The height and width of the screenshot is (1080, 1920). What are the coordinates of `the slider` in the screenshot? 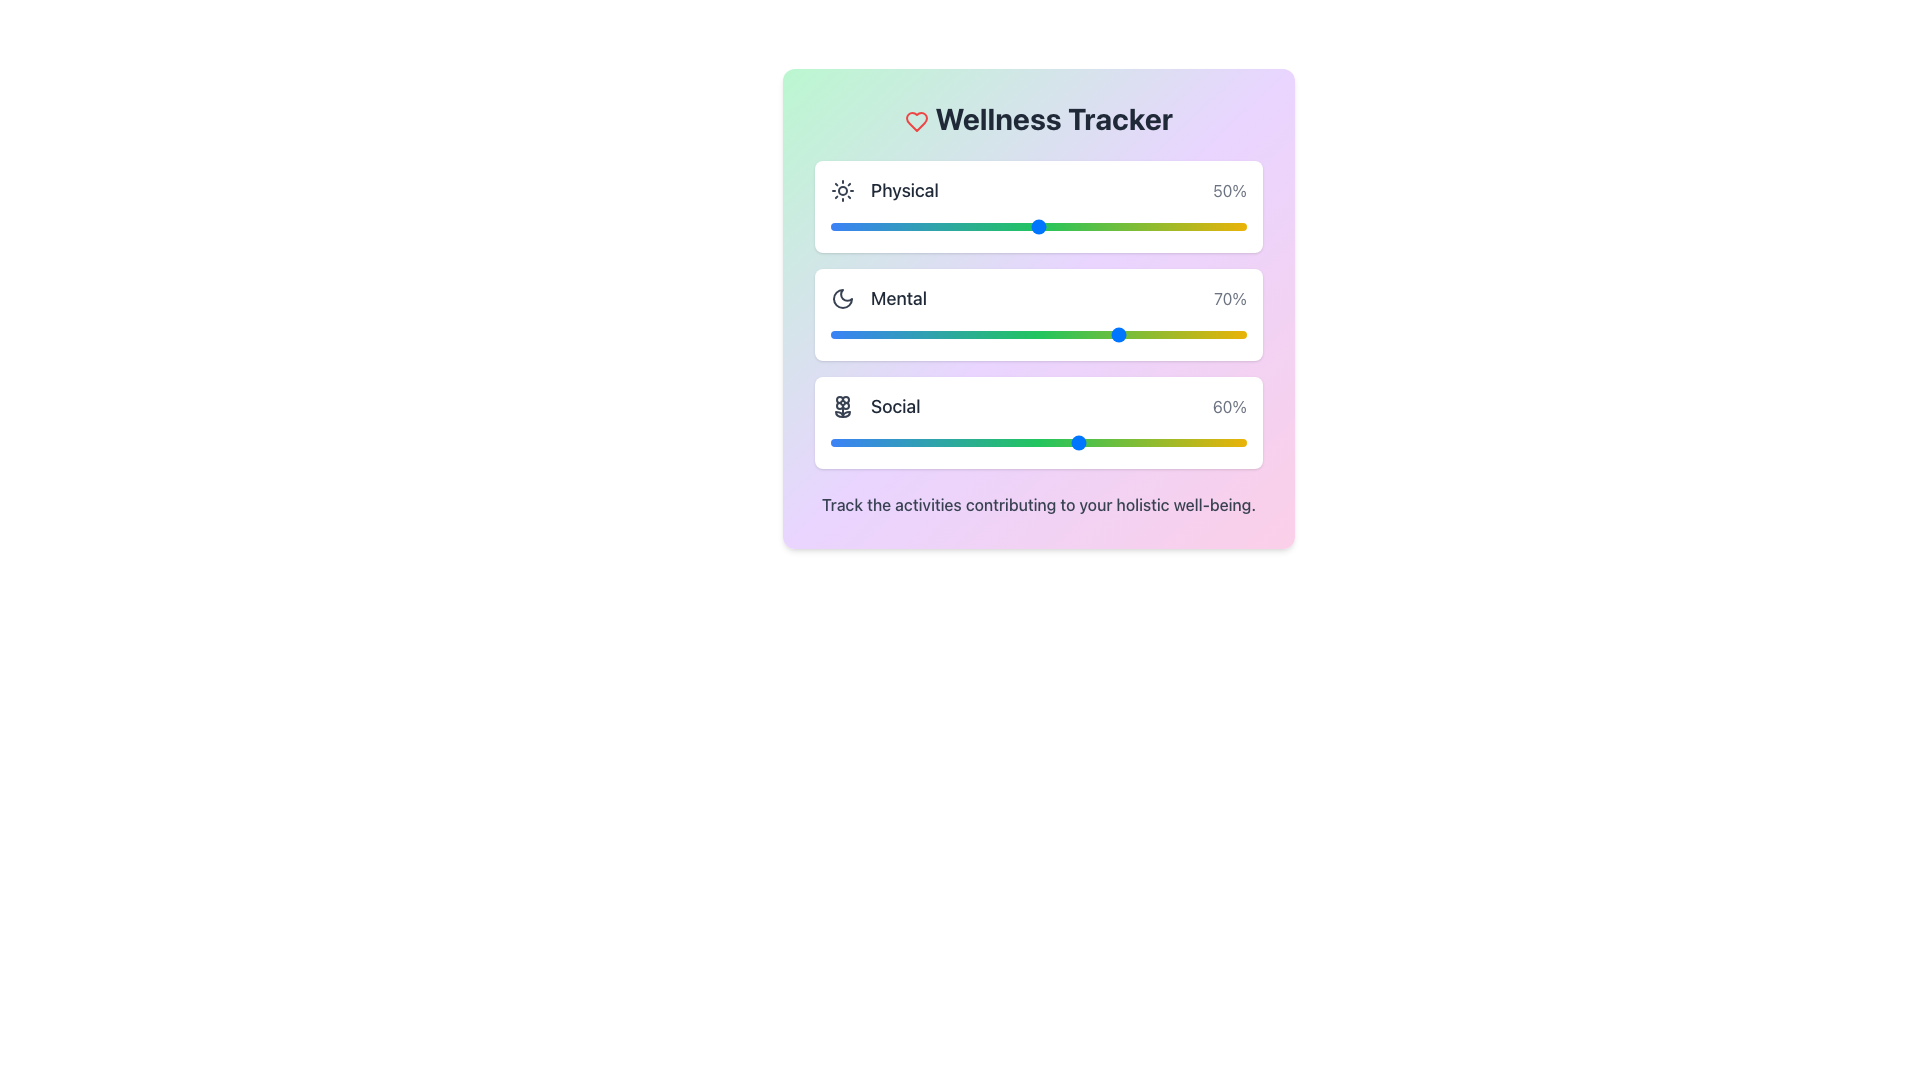 It's located at (1009, 334).